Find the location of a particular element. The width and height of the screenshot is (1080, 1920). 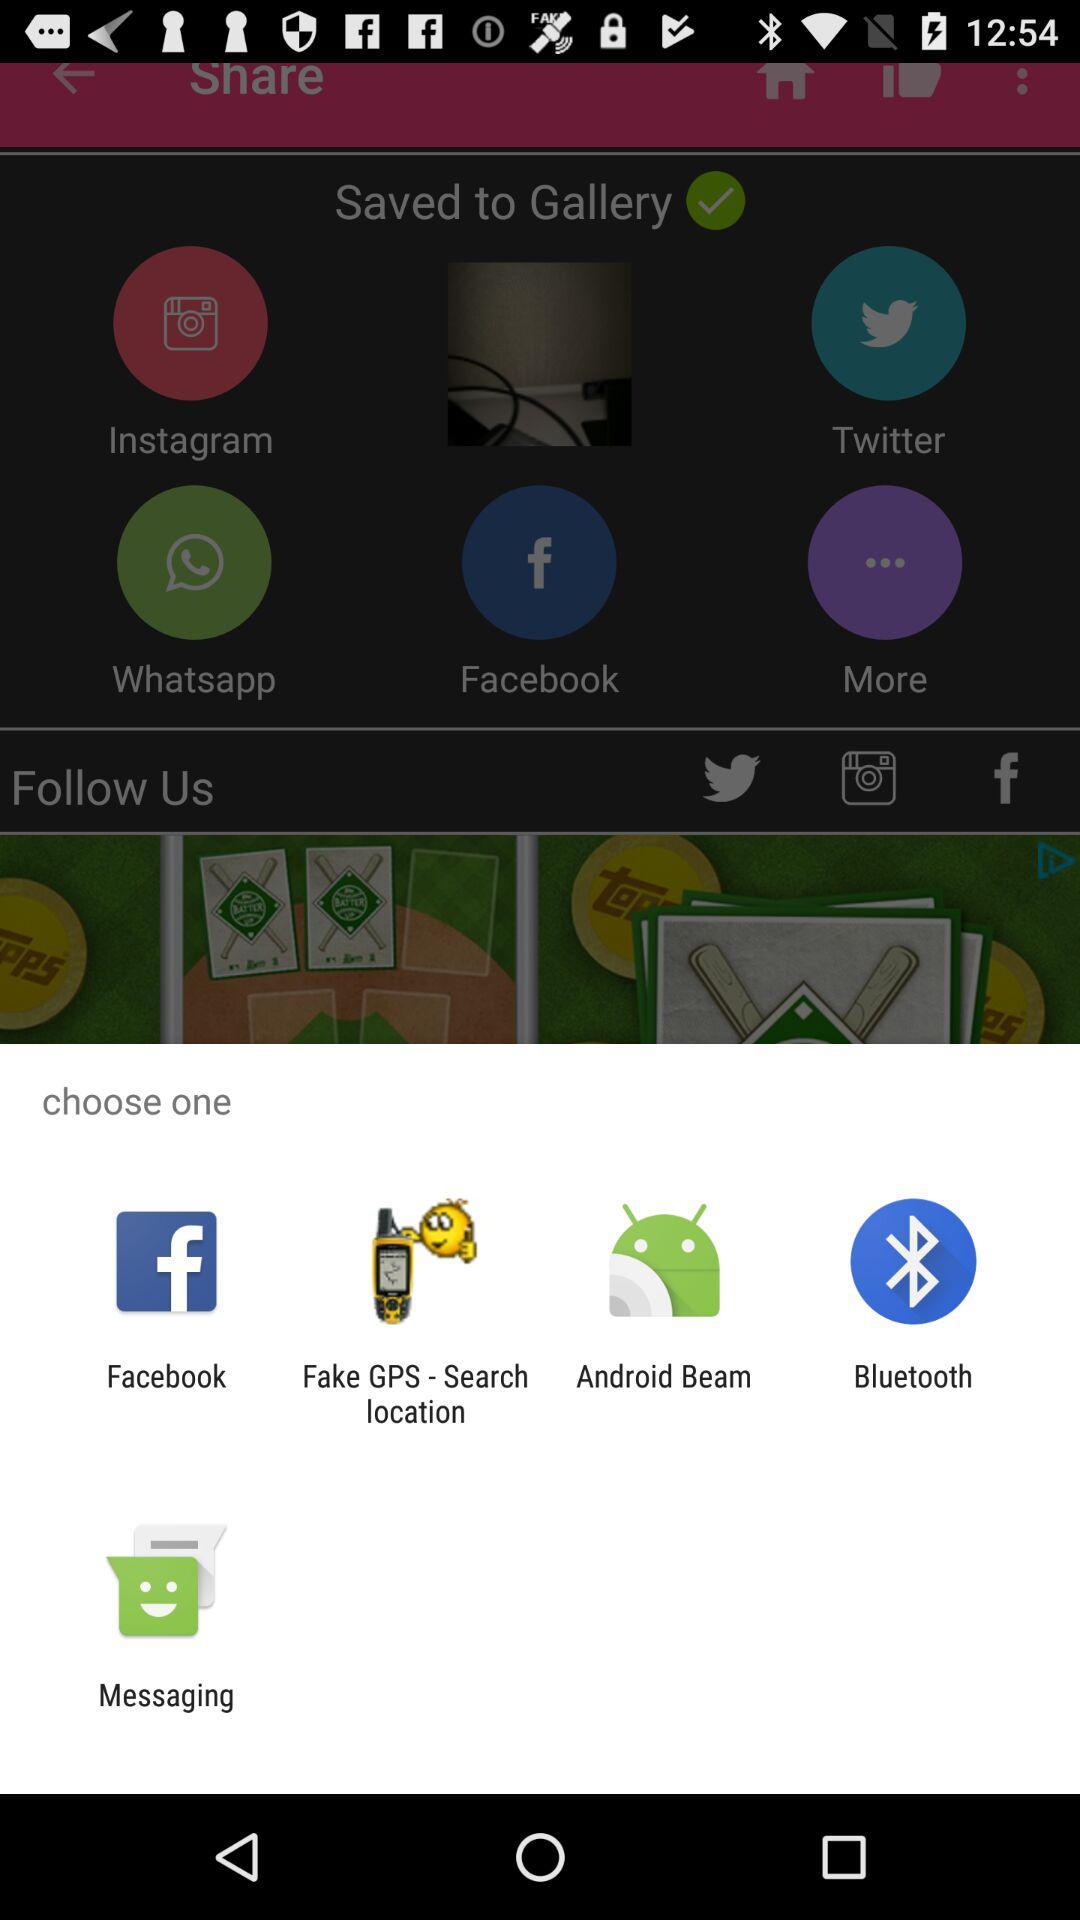

the messaging app is located at coordinates (165, 1711).